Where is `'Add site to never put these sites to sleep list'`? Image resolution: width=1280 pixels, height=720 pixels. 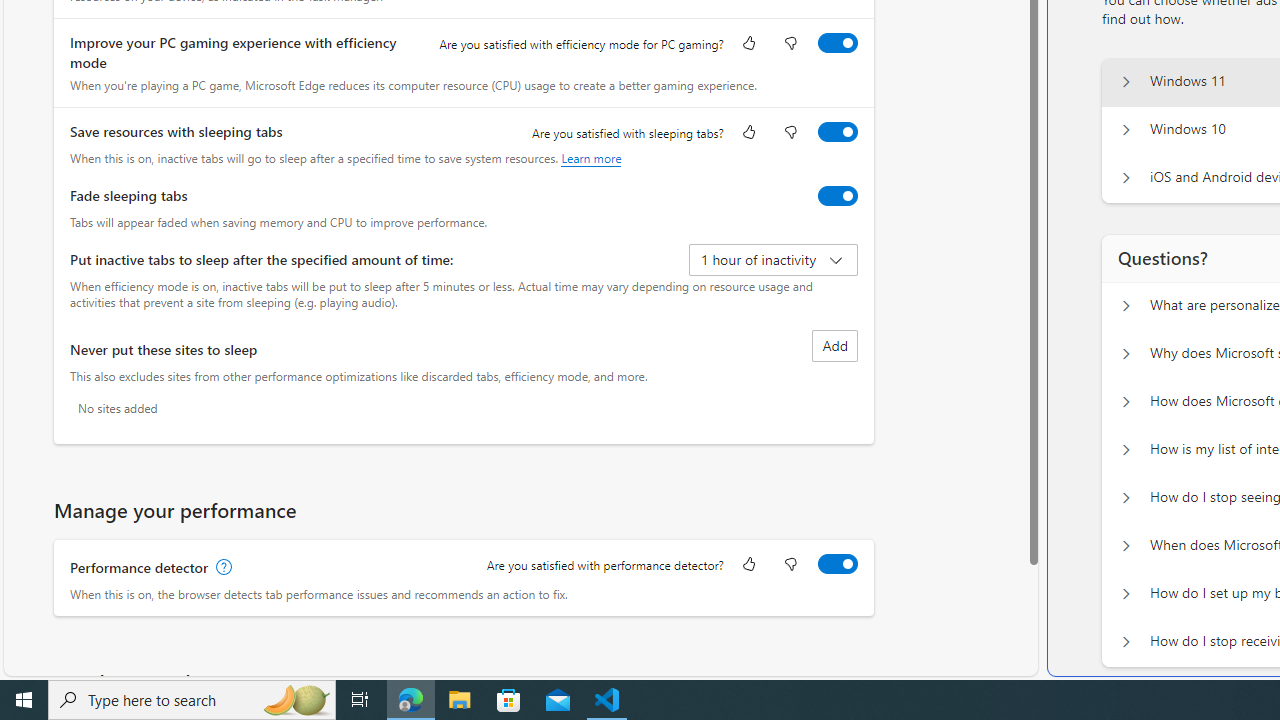 'Add site to never put these sites to sleep list' is located at coordinates (834, 344).